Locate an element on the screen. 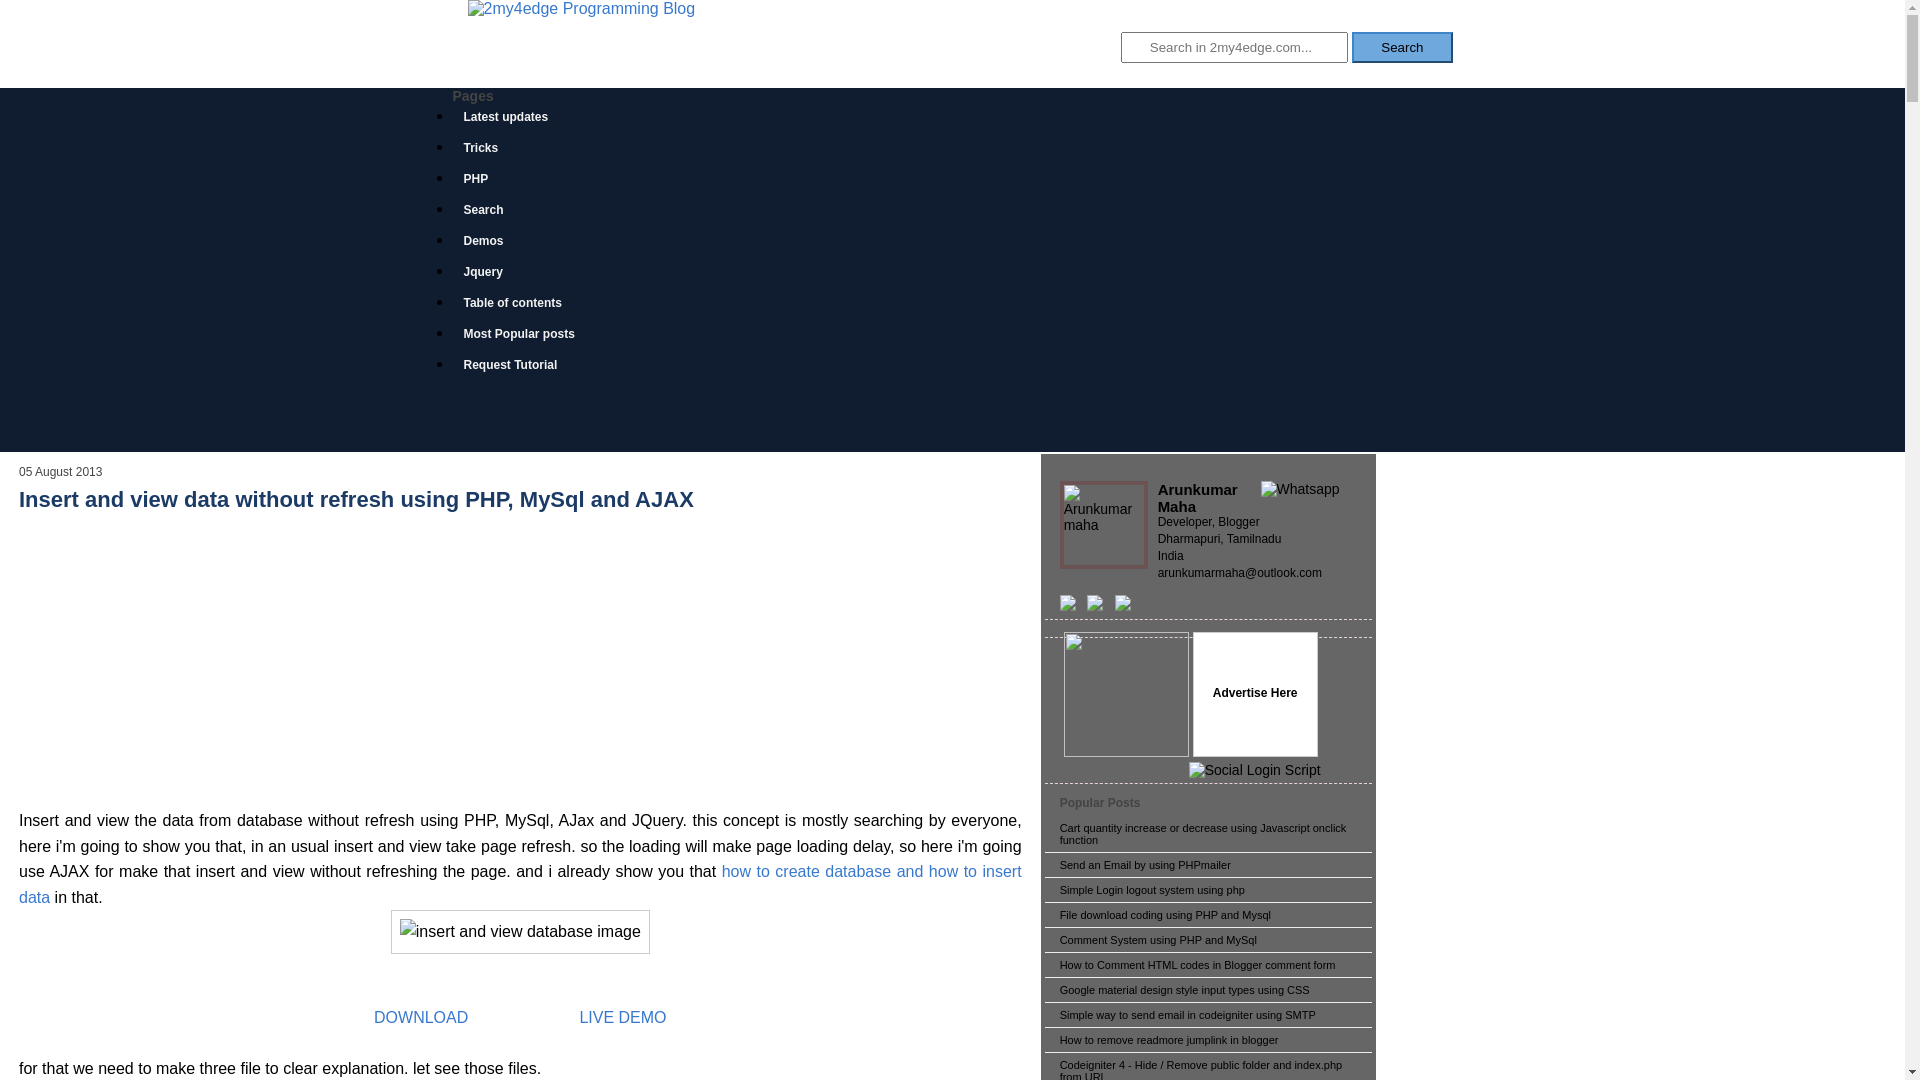  'Advertise Here' is located at coordinates (1254, 693).